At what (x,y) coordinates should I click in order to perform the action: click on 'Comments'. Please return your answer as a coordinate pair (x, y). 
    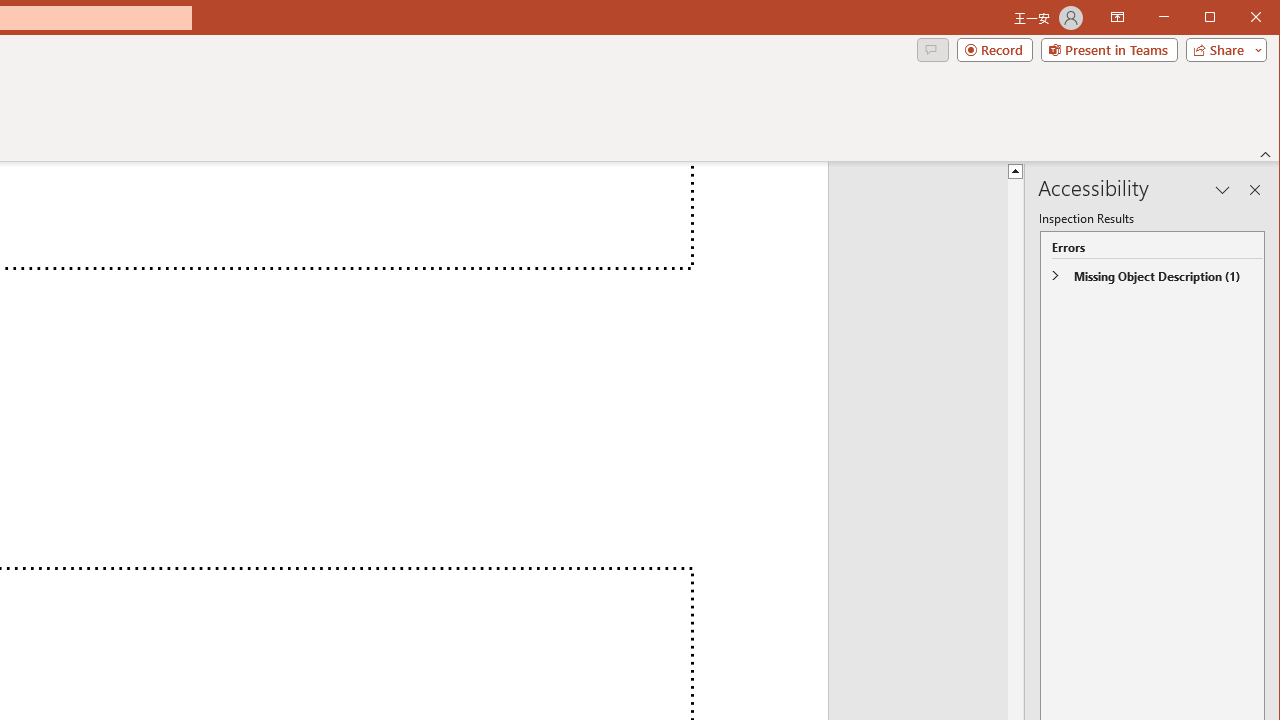
    Looking at the image, I should click on (931, 49).